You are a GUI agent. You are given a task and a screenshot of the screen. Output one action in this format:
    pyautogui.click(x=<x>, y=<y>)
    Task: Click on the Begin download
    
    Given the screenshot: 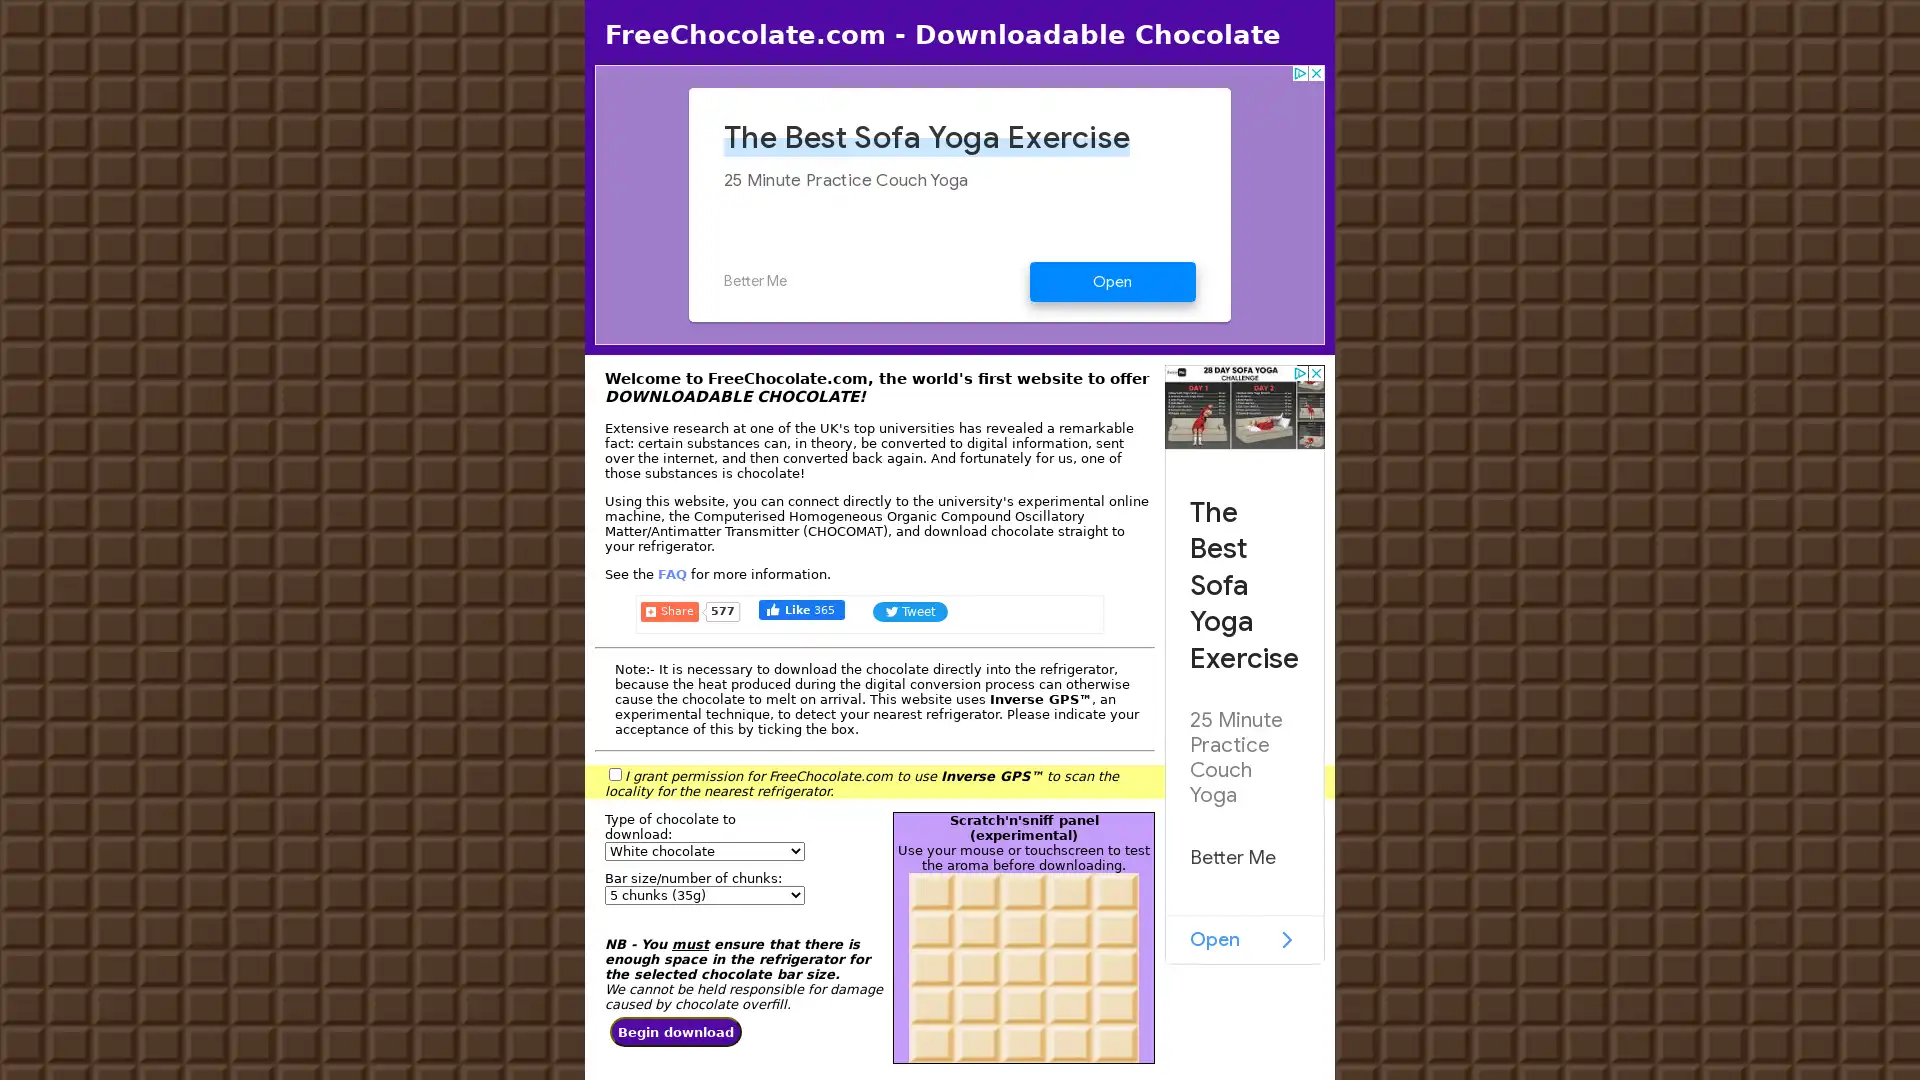 What is the action you would take?
    pyautogui.click(x=676, y=1032)
    